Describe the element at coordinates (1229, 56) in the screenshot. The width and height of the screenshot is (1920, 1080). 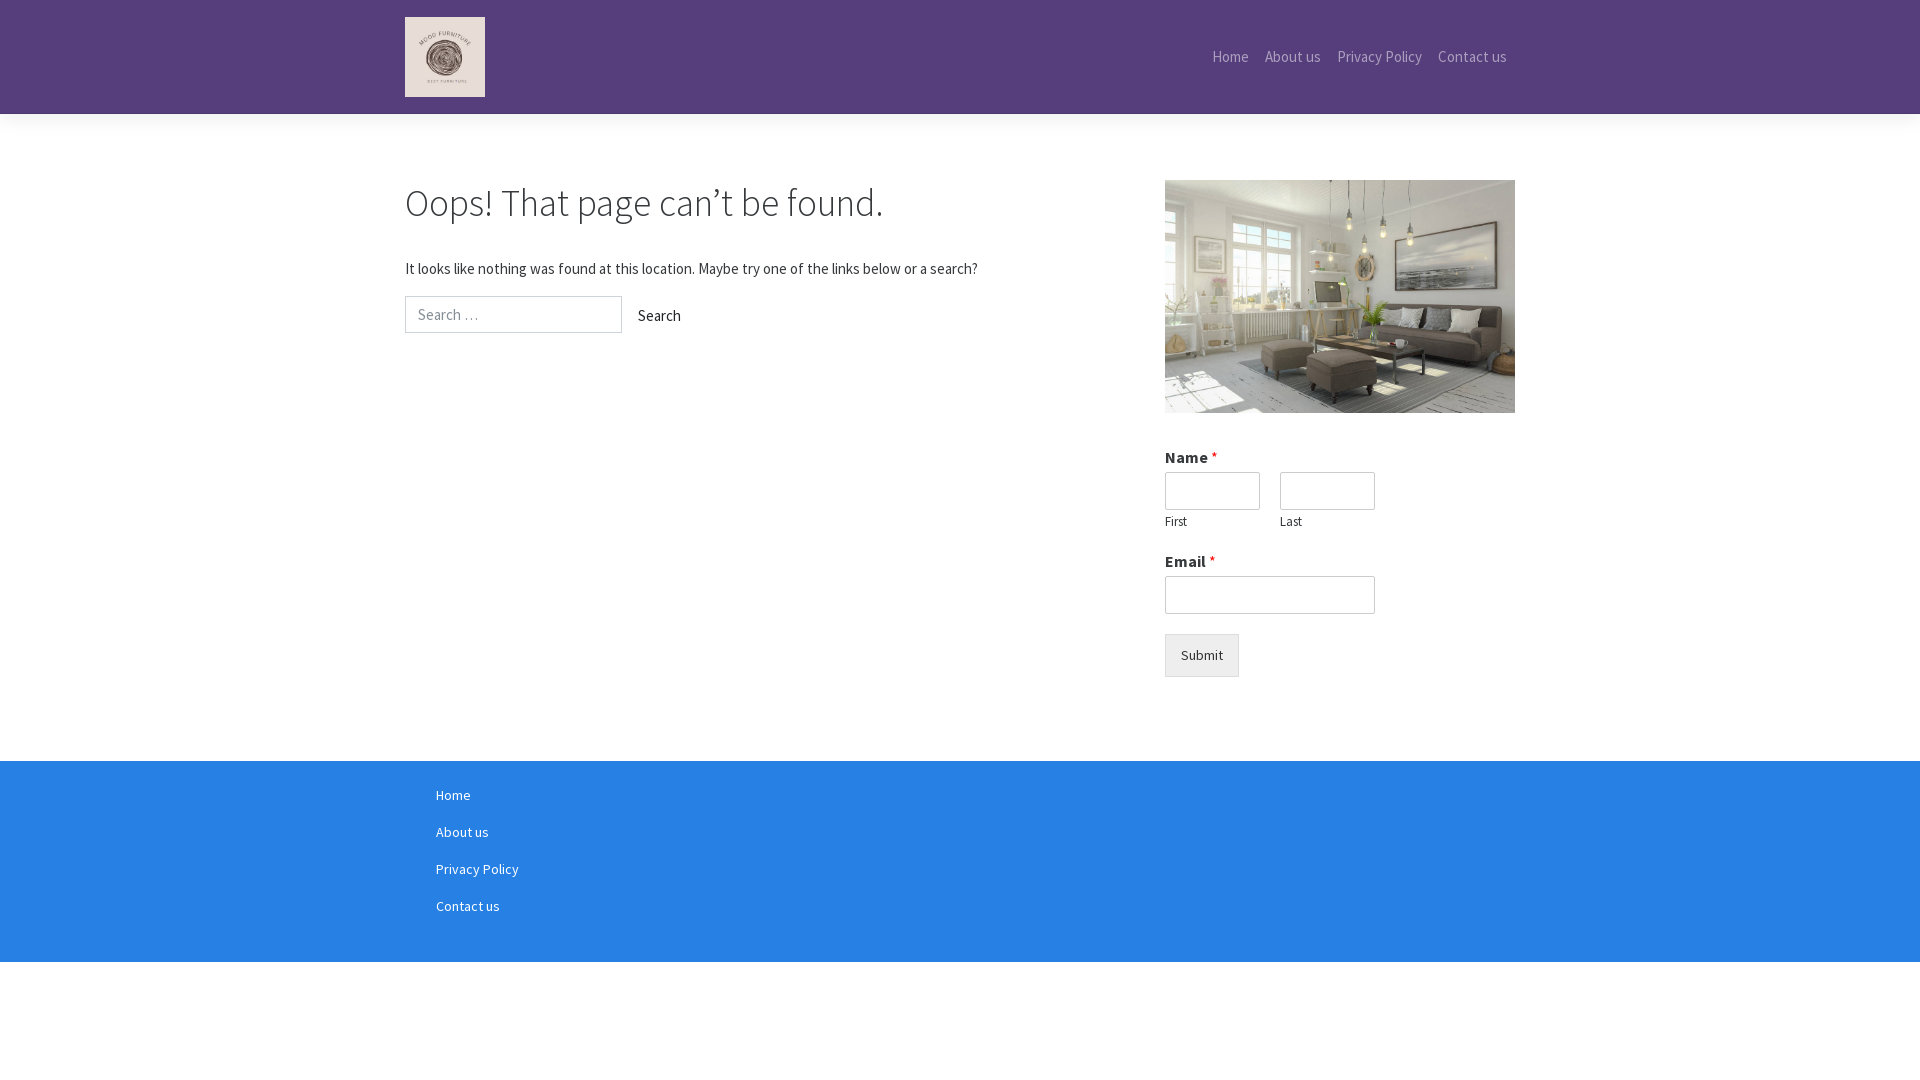
I see `'Home'` at that location.